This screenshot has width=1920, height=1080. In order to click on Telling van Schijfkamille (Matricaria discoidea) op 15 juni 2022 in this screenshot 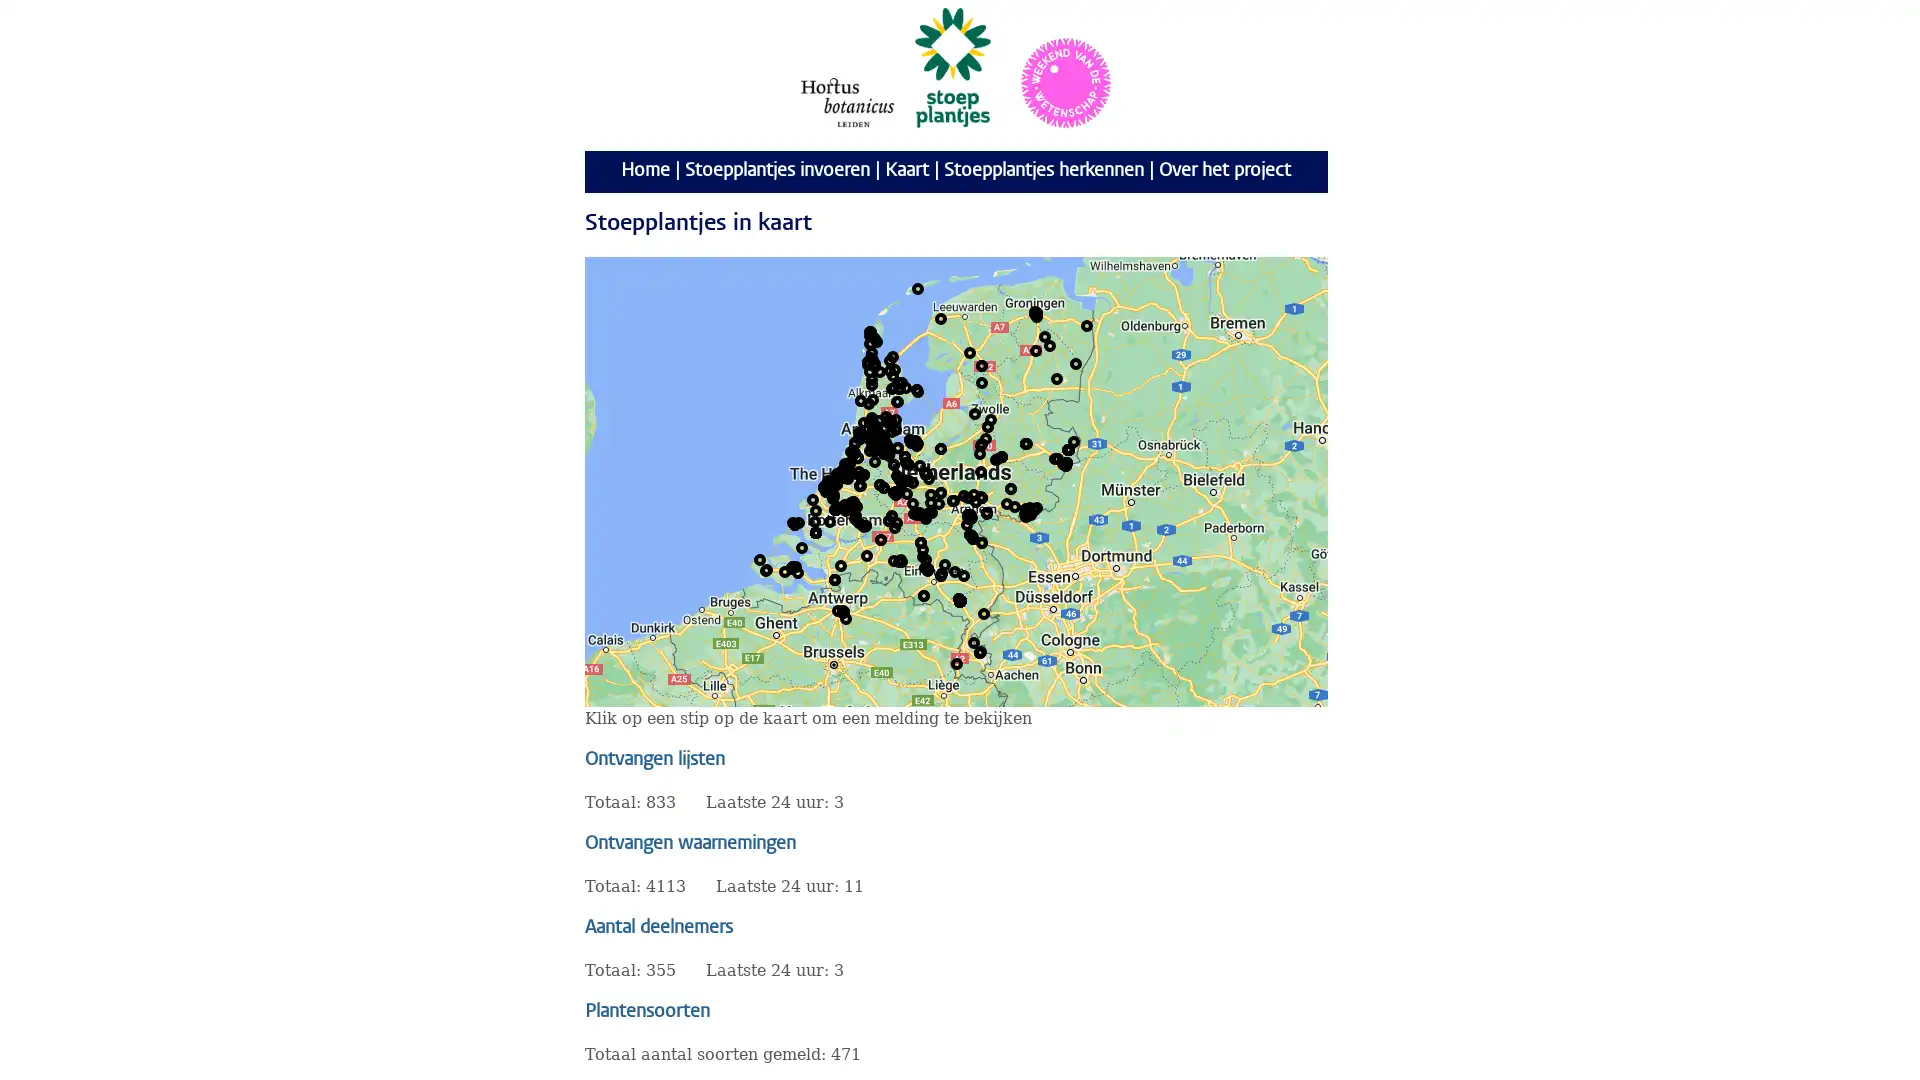, I will do `click(854, 441)`.